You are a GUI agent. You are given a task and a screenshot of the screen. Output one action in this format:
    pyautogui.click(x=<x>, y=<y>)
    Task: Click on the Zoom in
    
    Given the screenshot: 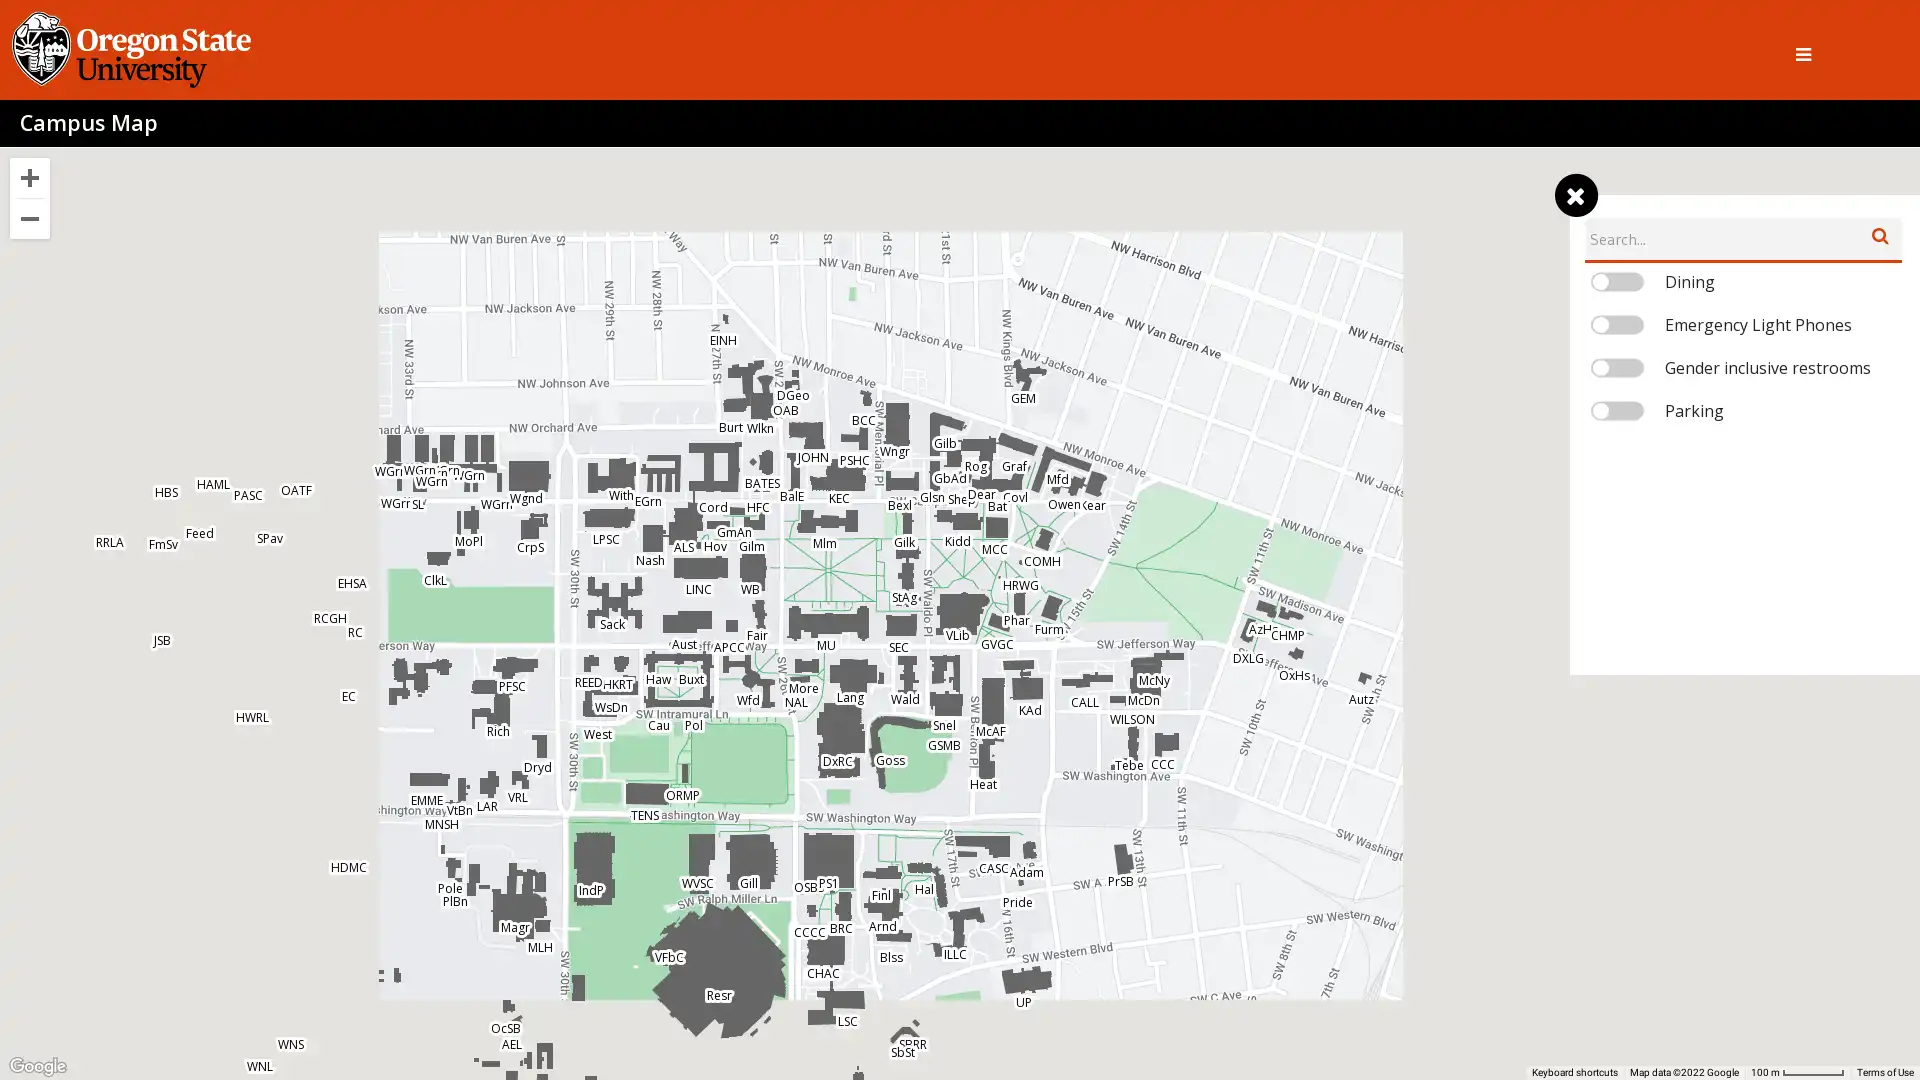 What is the action you would take?
    pyautogui.click(x=29, y=176)
    